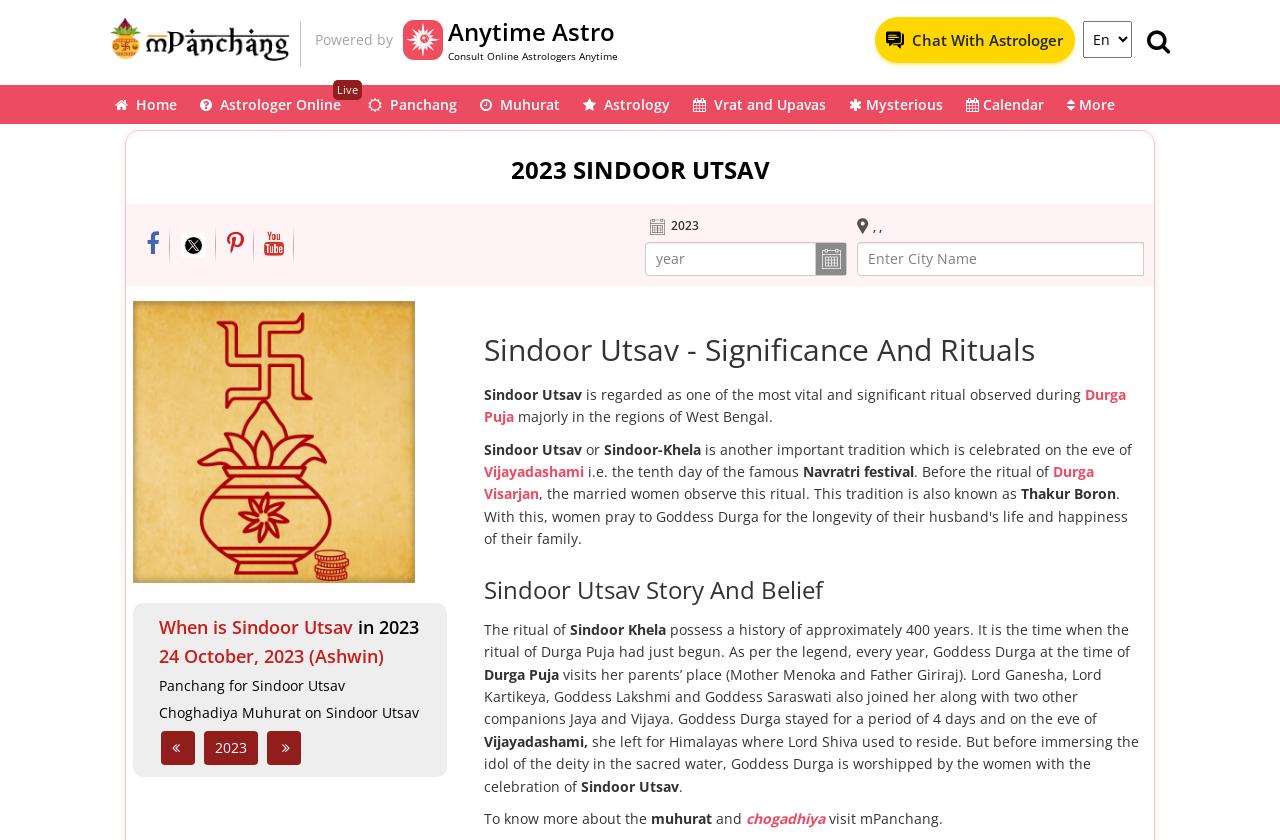 The image size is (1280, 840). Describe the element at coordinates (513, 416) in the screenshot. I see `'majorly in the regions of West Bengal.'` at that location.